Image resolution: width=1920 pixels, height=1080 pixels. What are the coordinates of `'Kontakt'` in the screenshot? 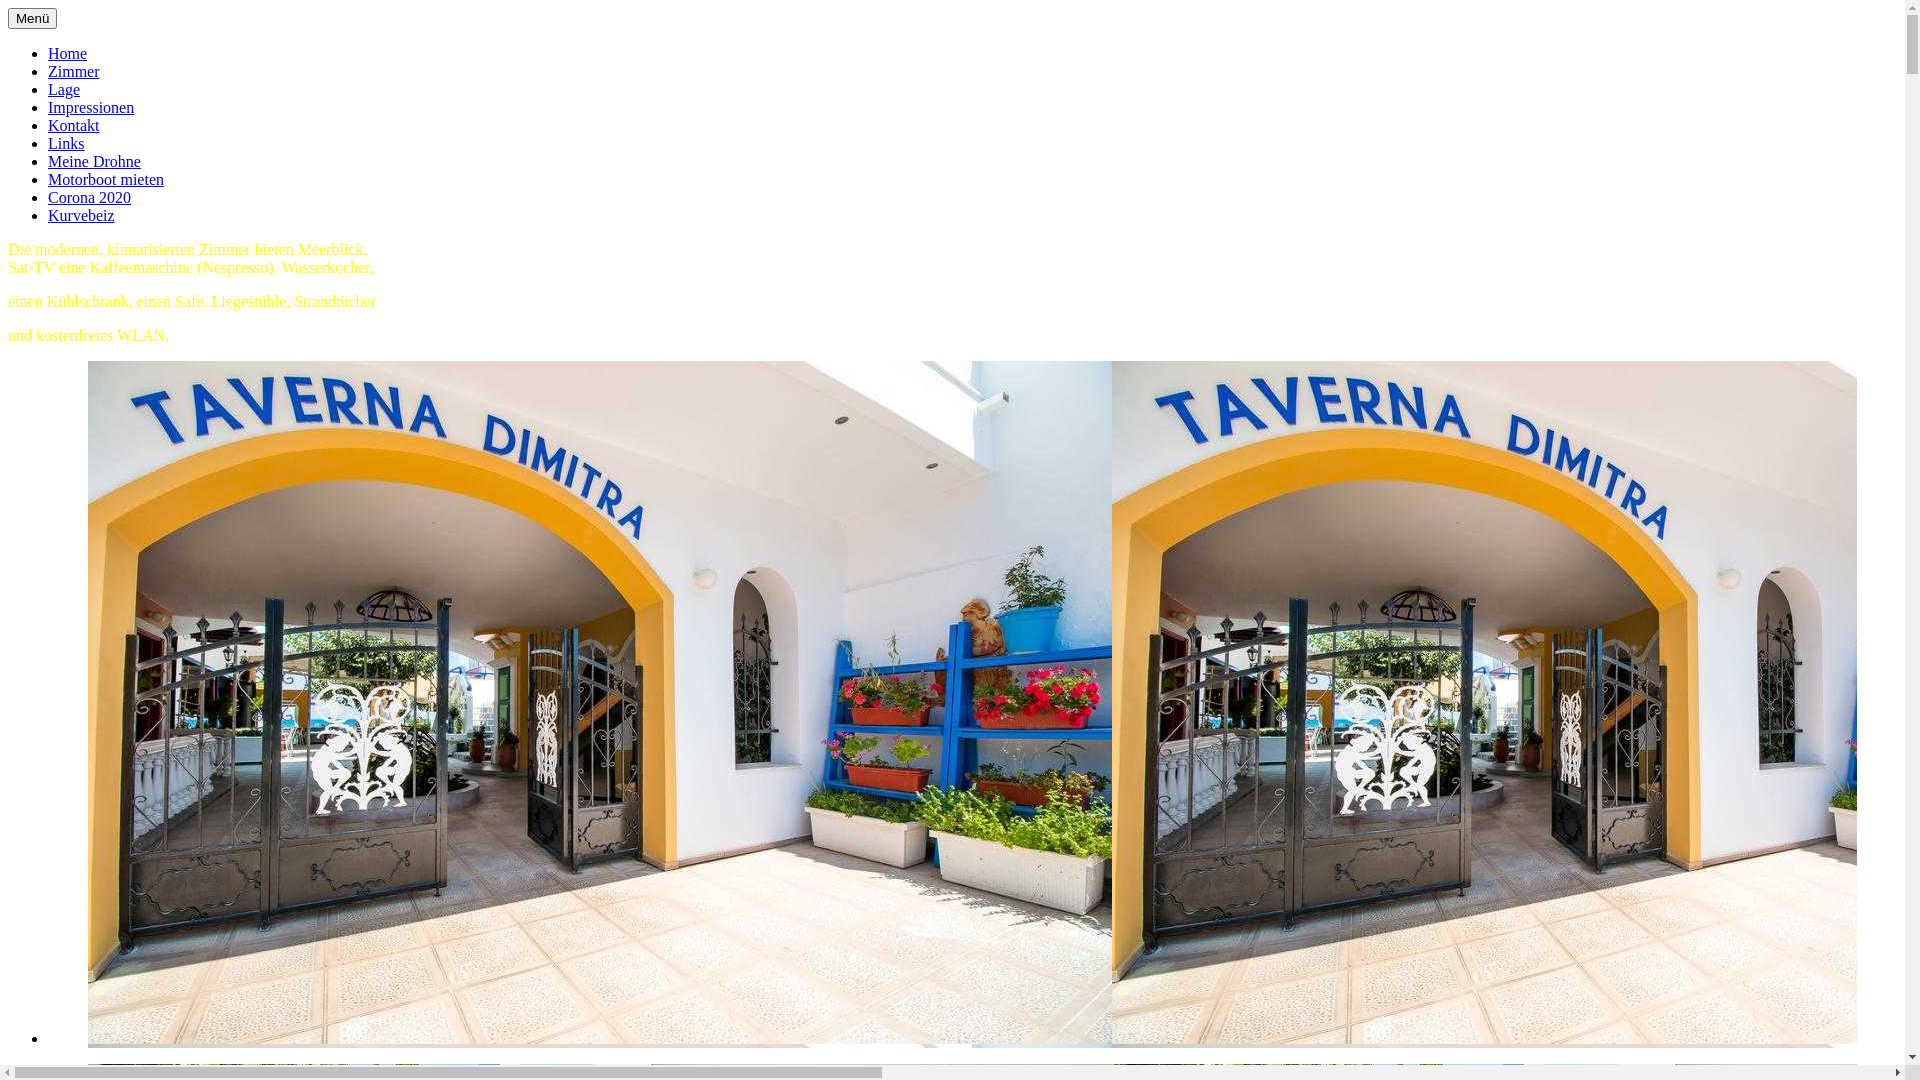 It's located at (73, 125).